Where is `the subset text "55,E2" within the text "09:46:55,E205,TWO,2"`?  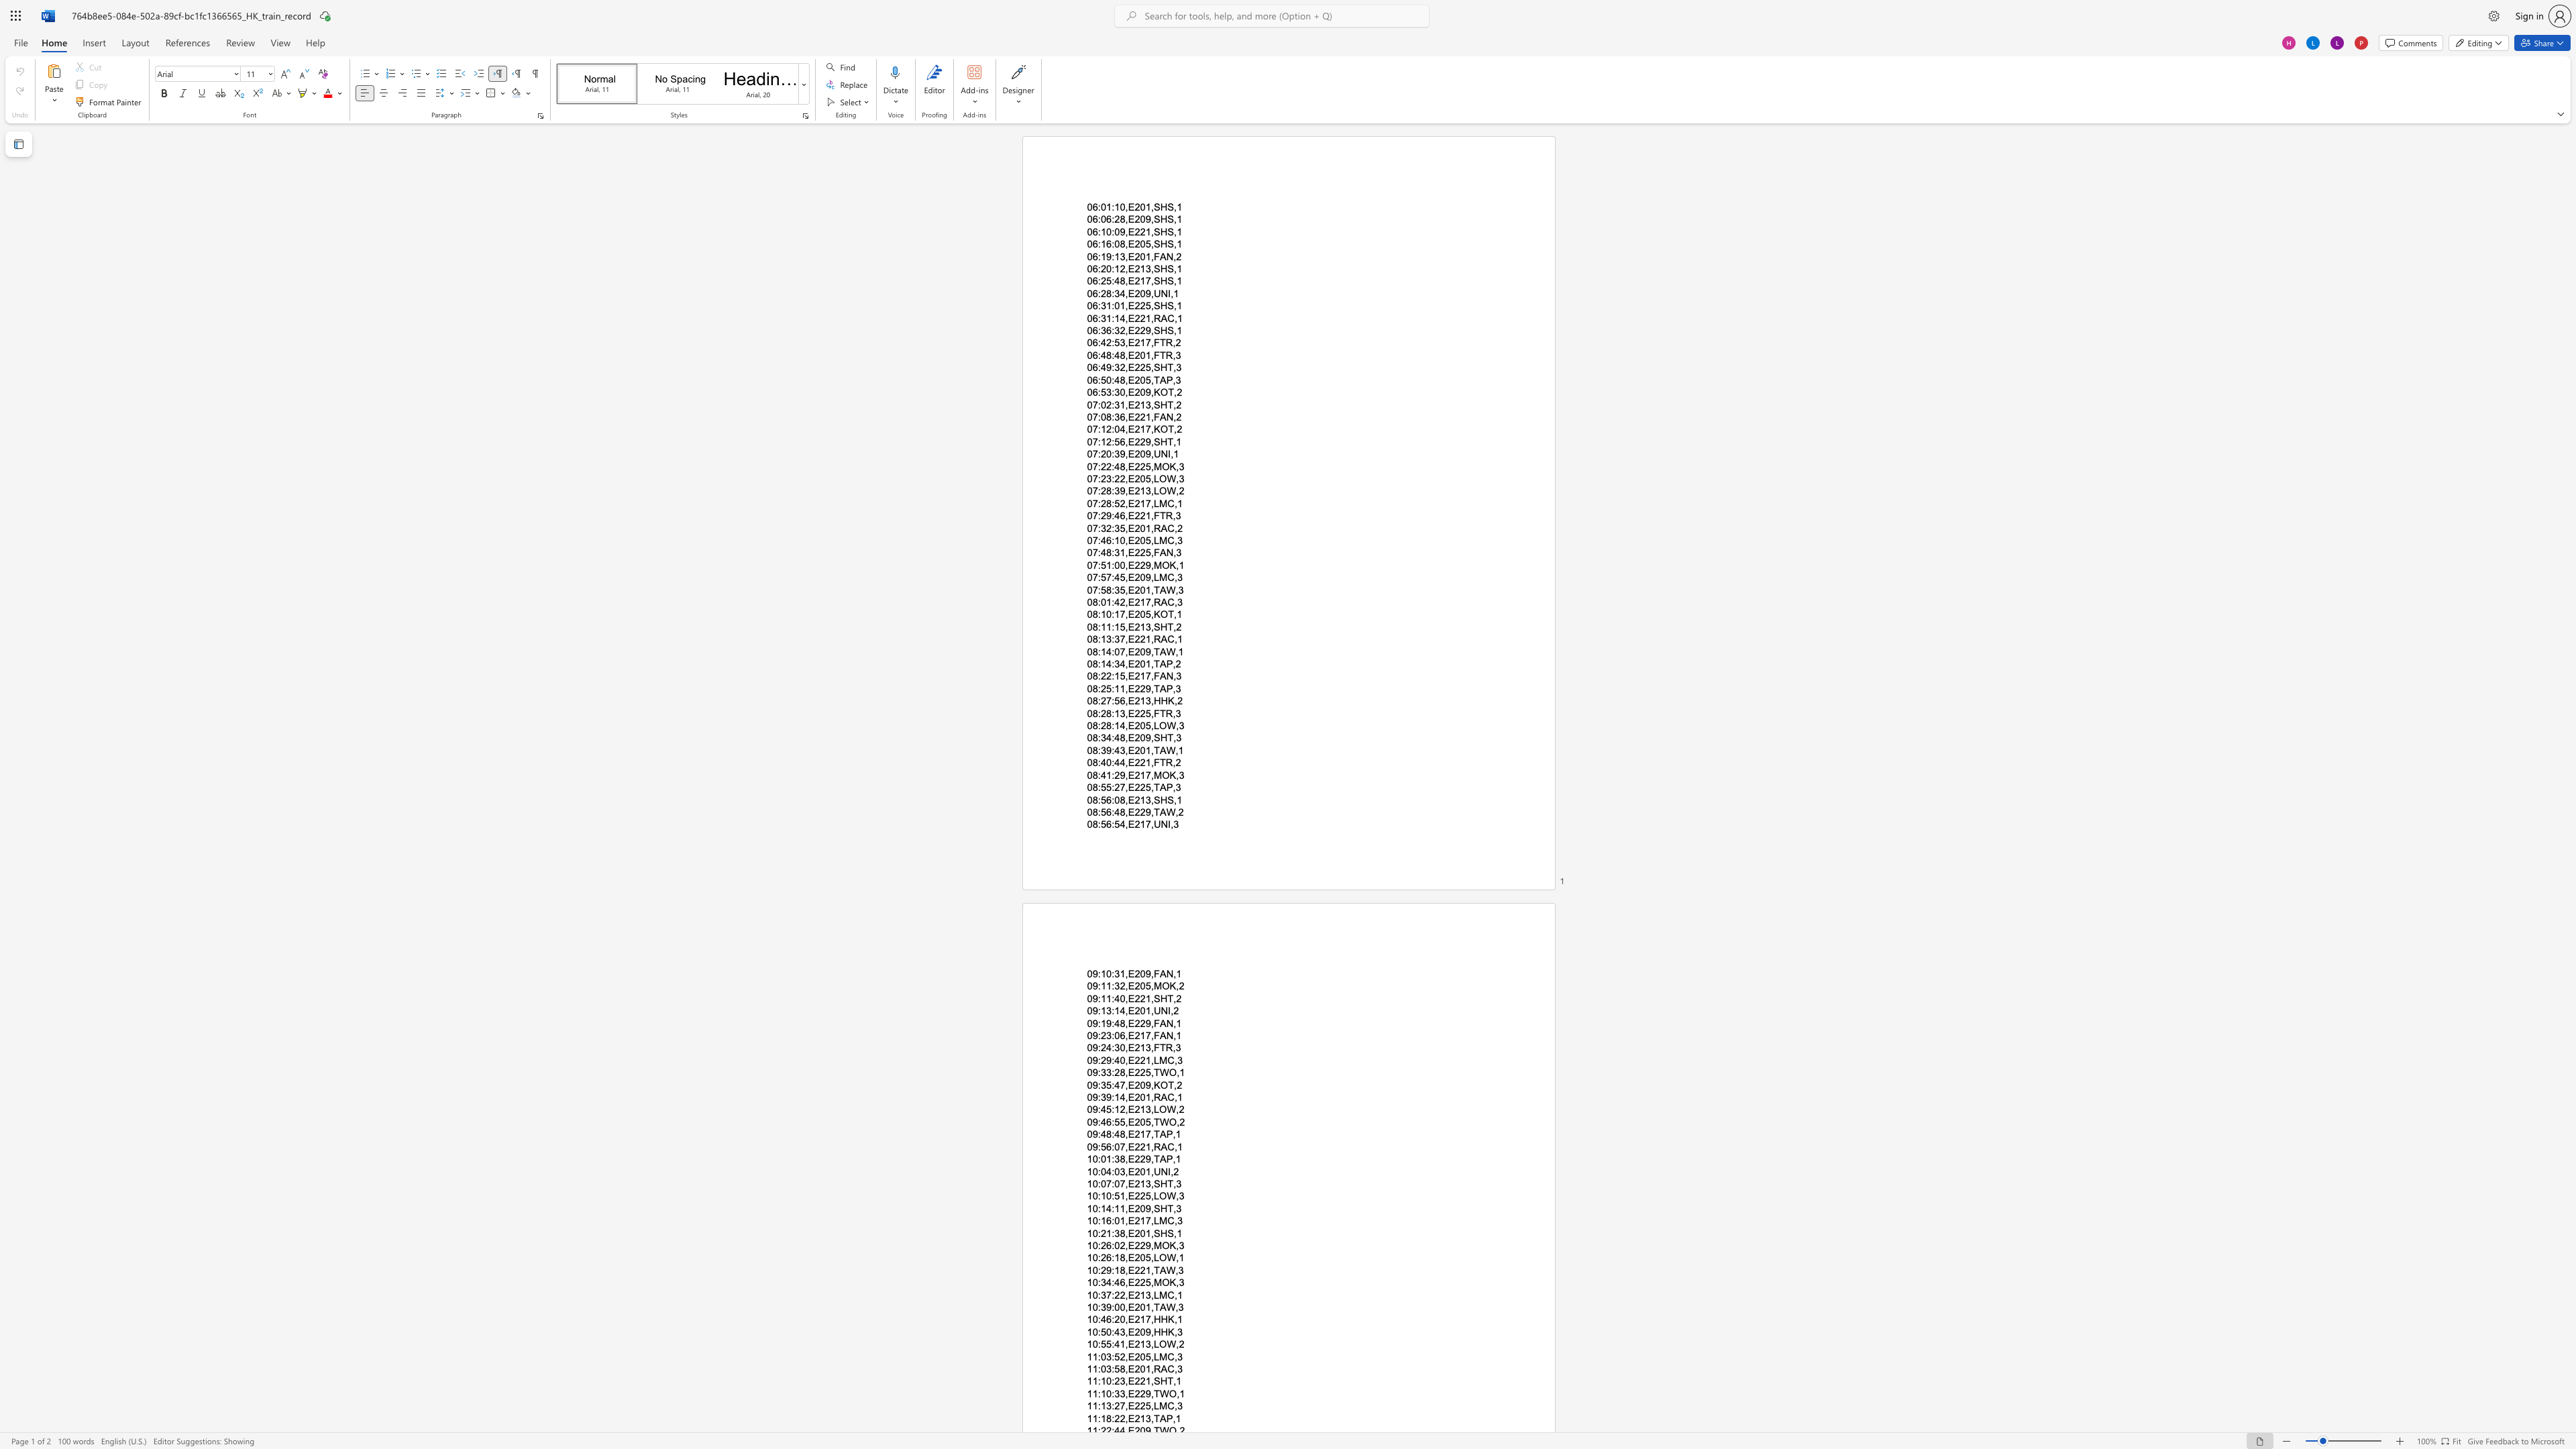 the subset text "55,E2" within the text "09:46:55,E205,TWO,2" is located at coordinates (1114, 1121).